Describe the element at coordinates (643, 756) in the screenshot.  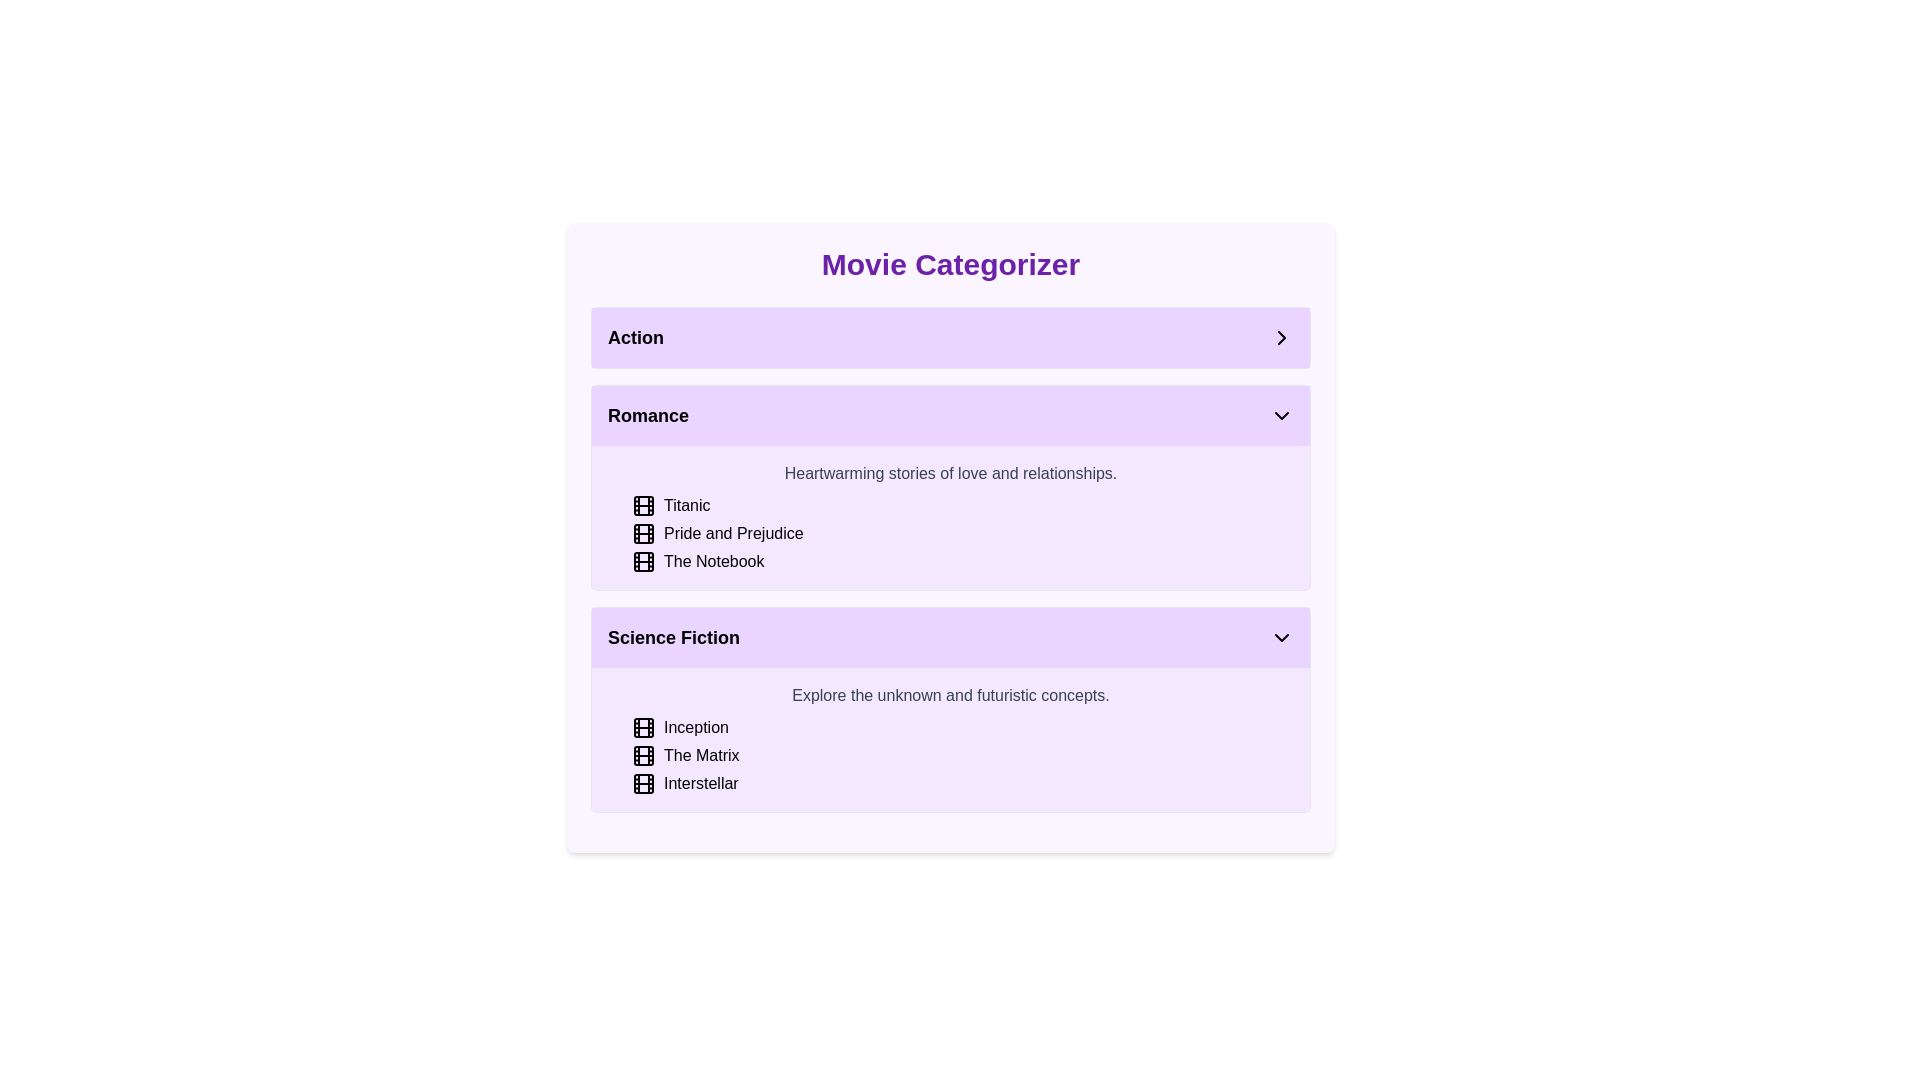
I see `the film strip icon located in the 'Science Fiction' section, to the left of 'The Matrix'` at that location.